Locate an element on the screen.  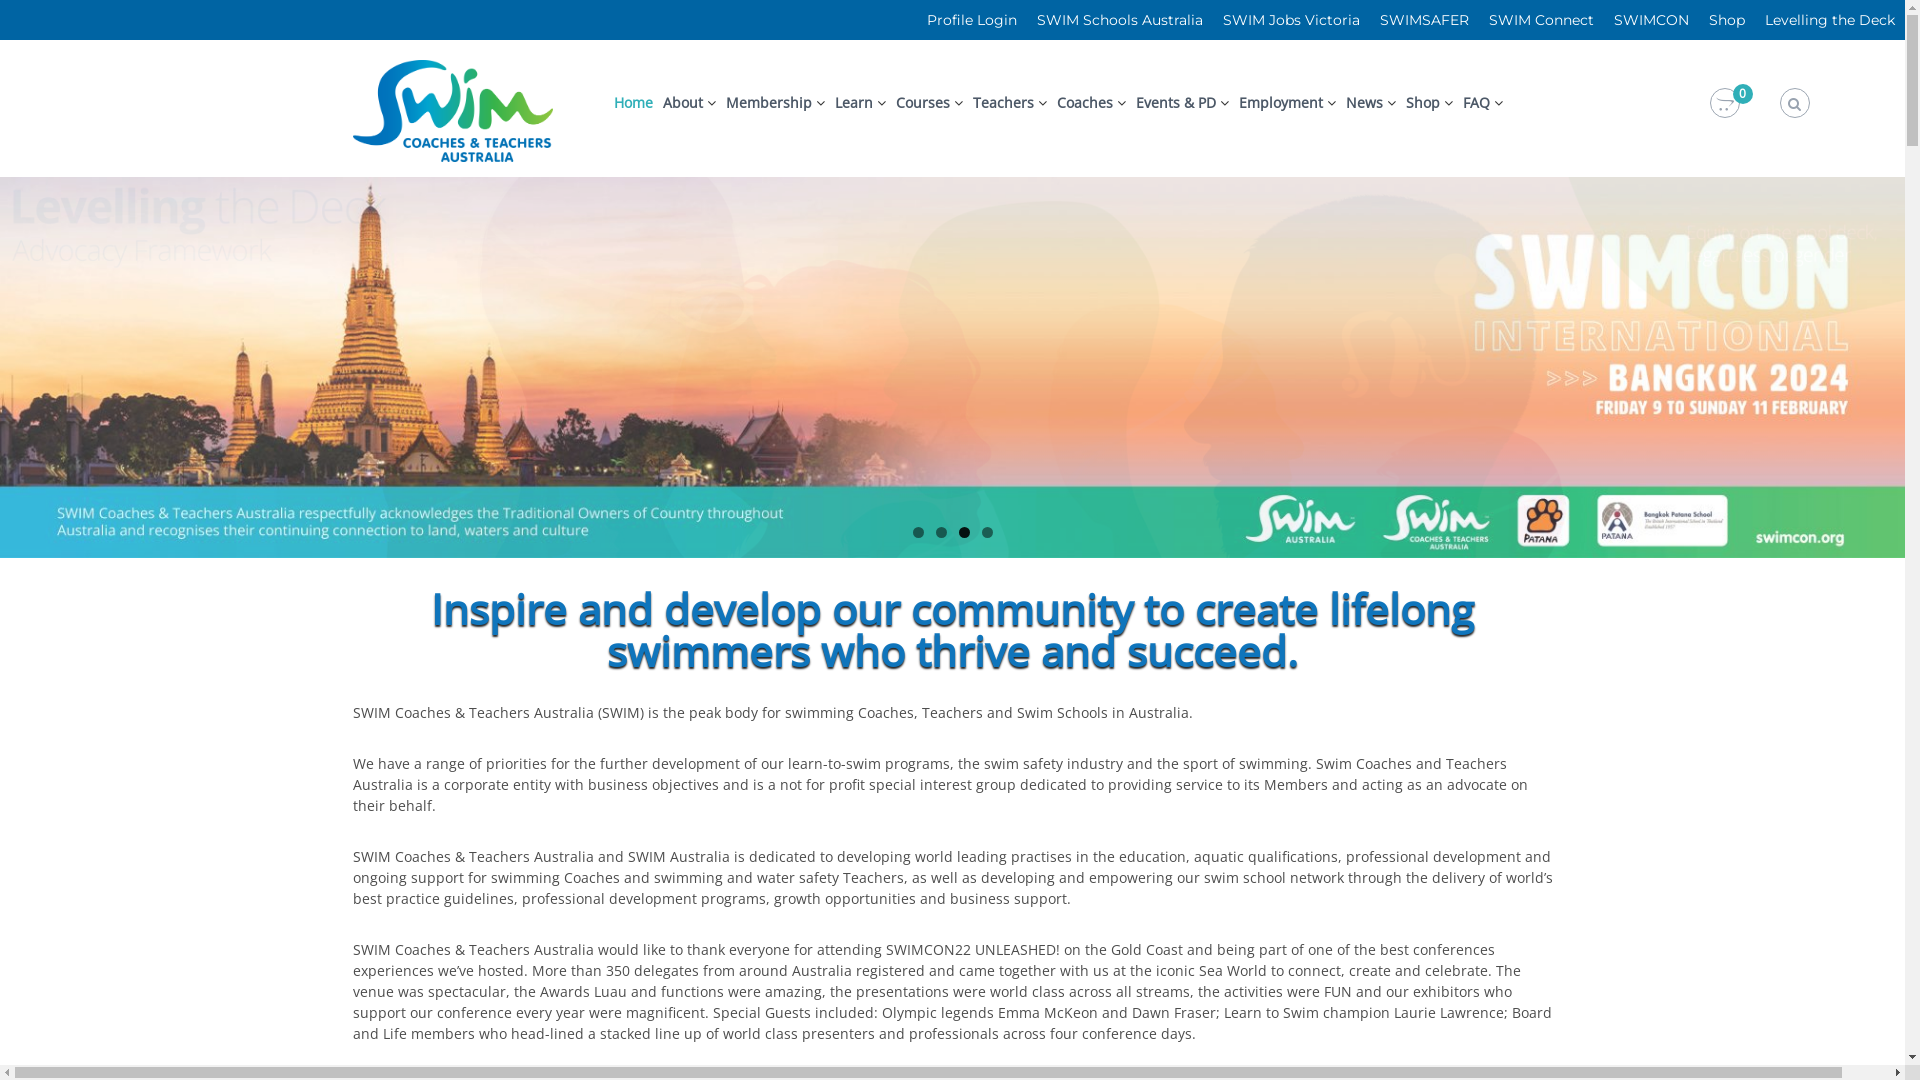
'SWIM Jobs Victoria' is located at coordinates (1291, 19).